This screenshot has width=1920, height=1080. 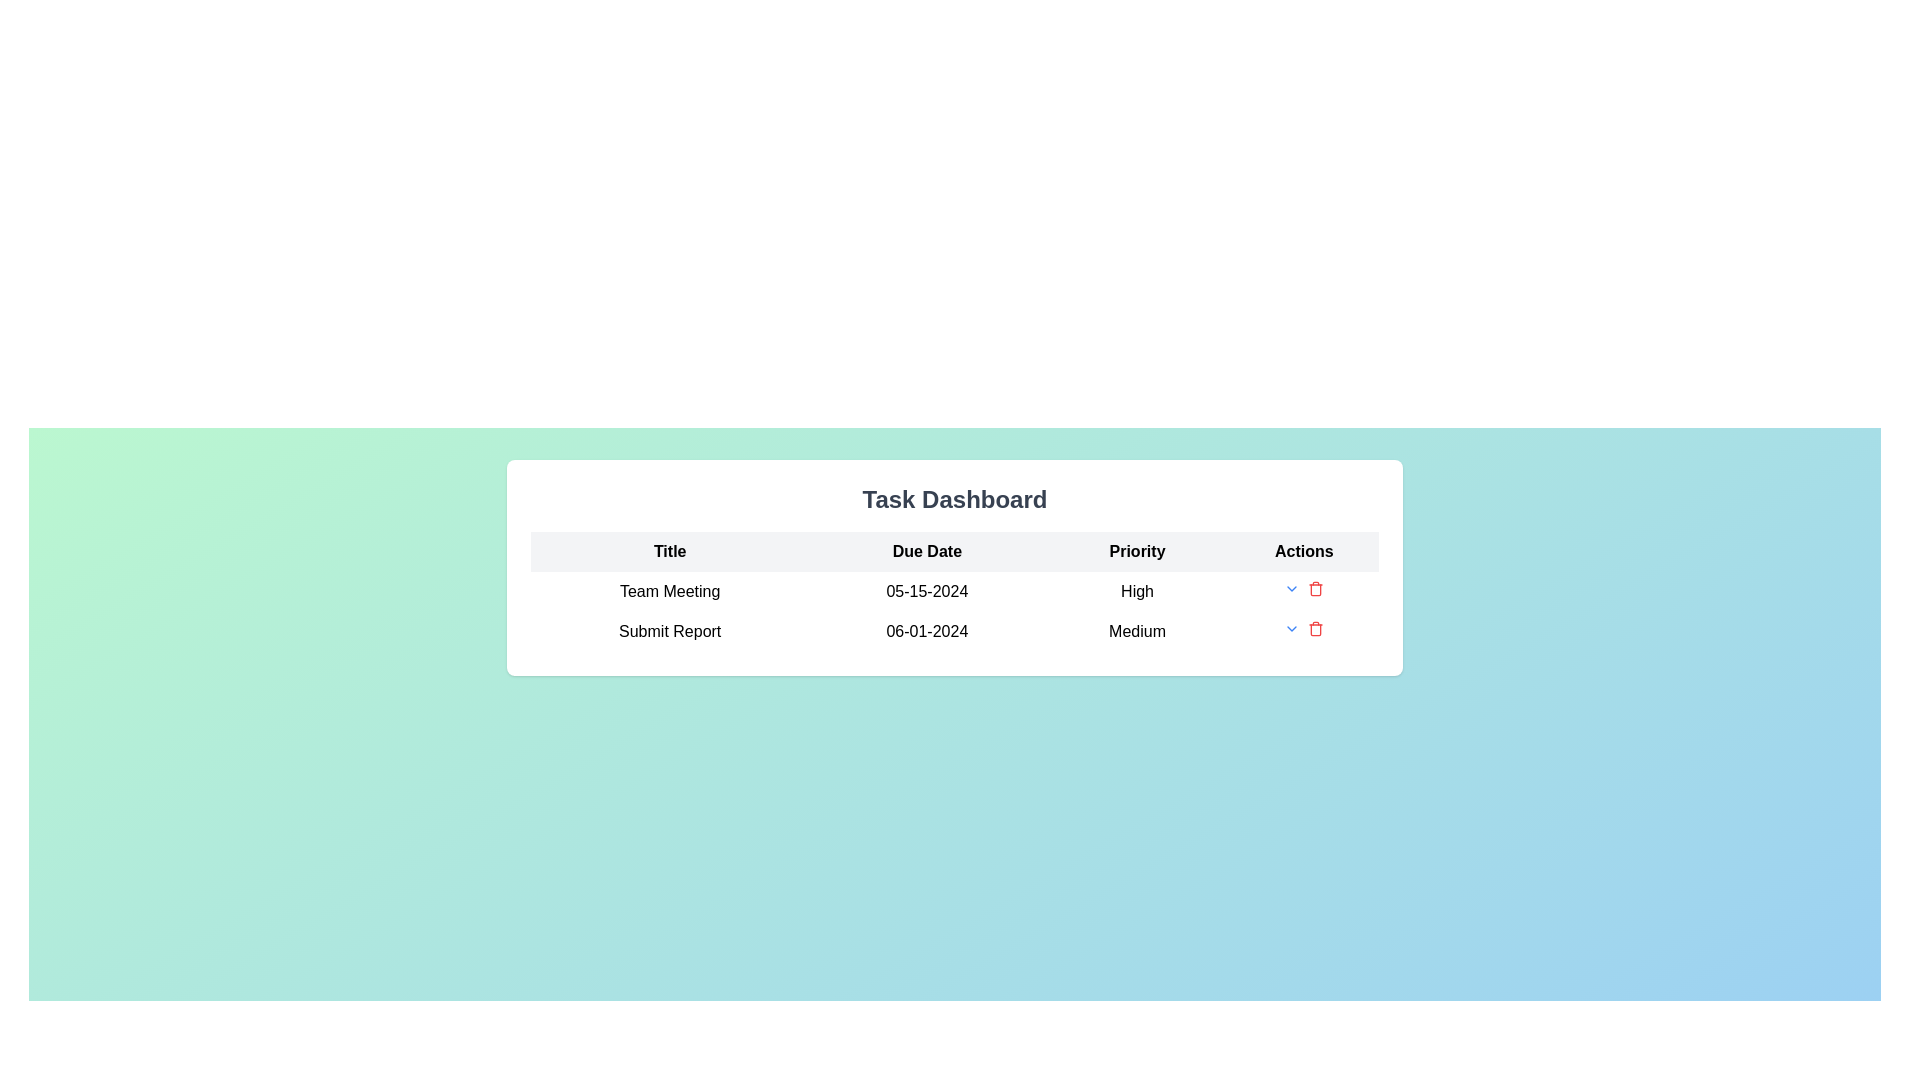 I want to click on the task priorities column header in the table, which is the third column between 'Due Date' and 'Actions', so click(x=1137, y=551).